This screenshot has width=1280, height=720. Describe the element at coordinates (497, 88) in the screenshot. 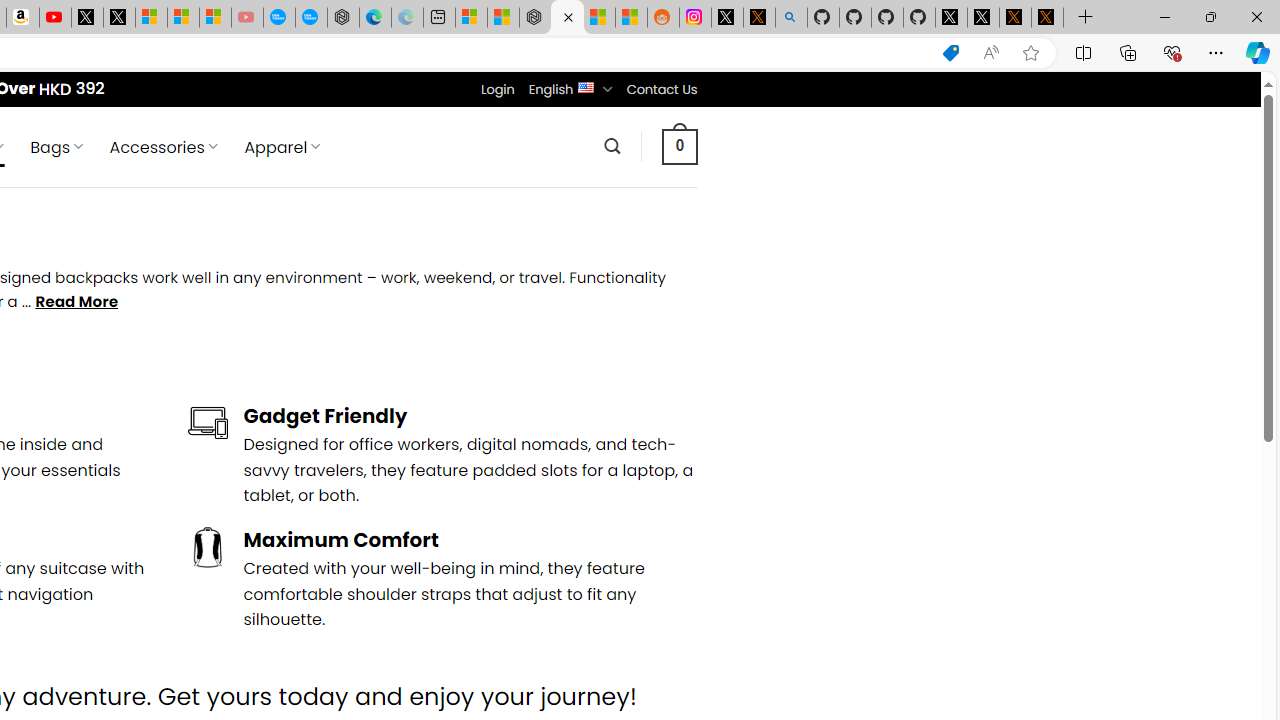

I see `'Login'` at that location.